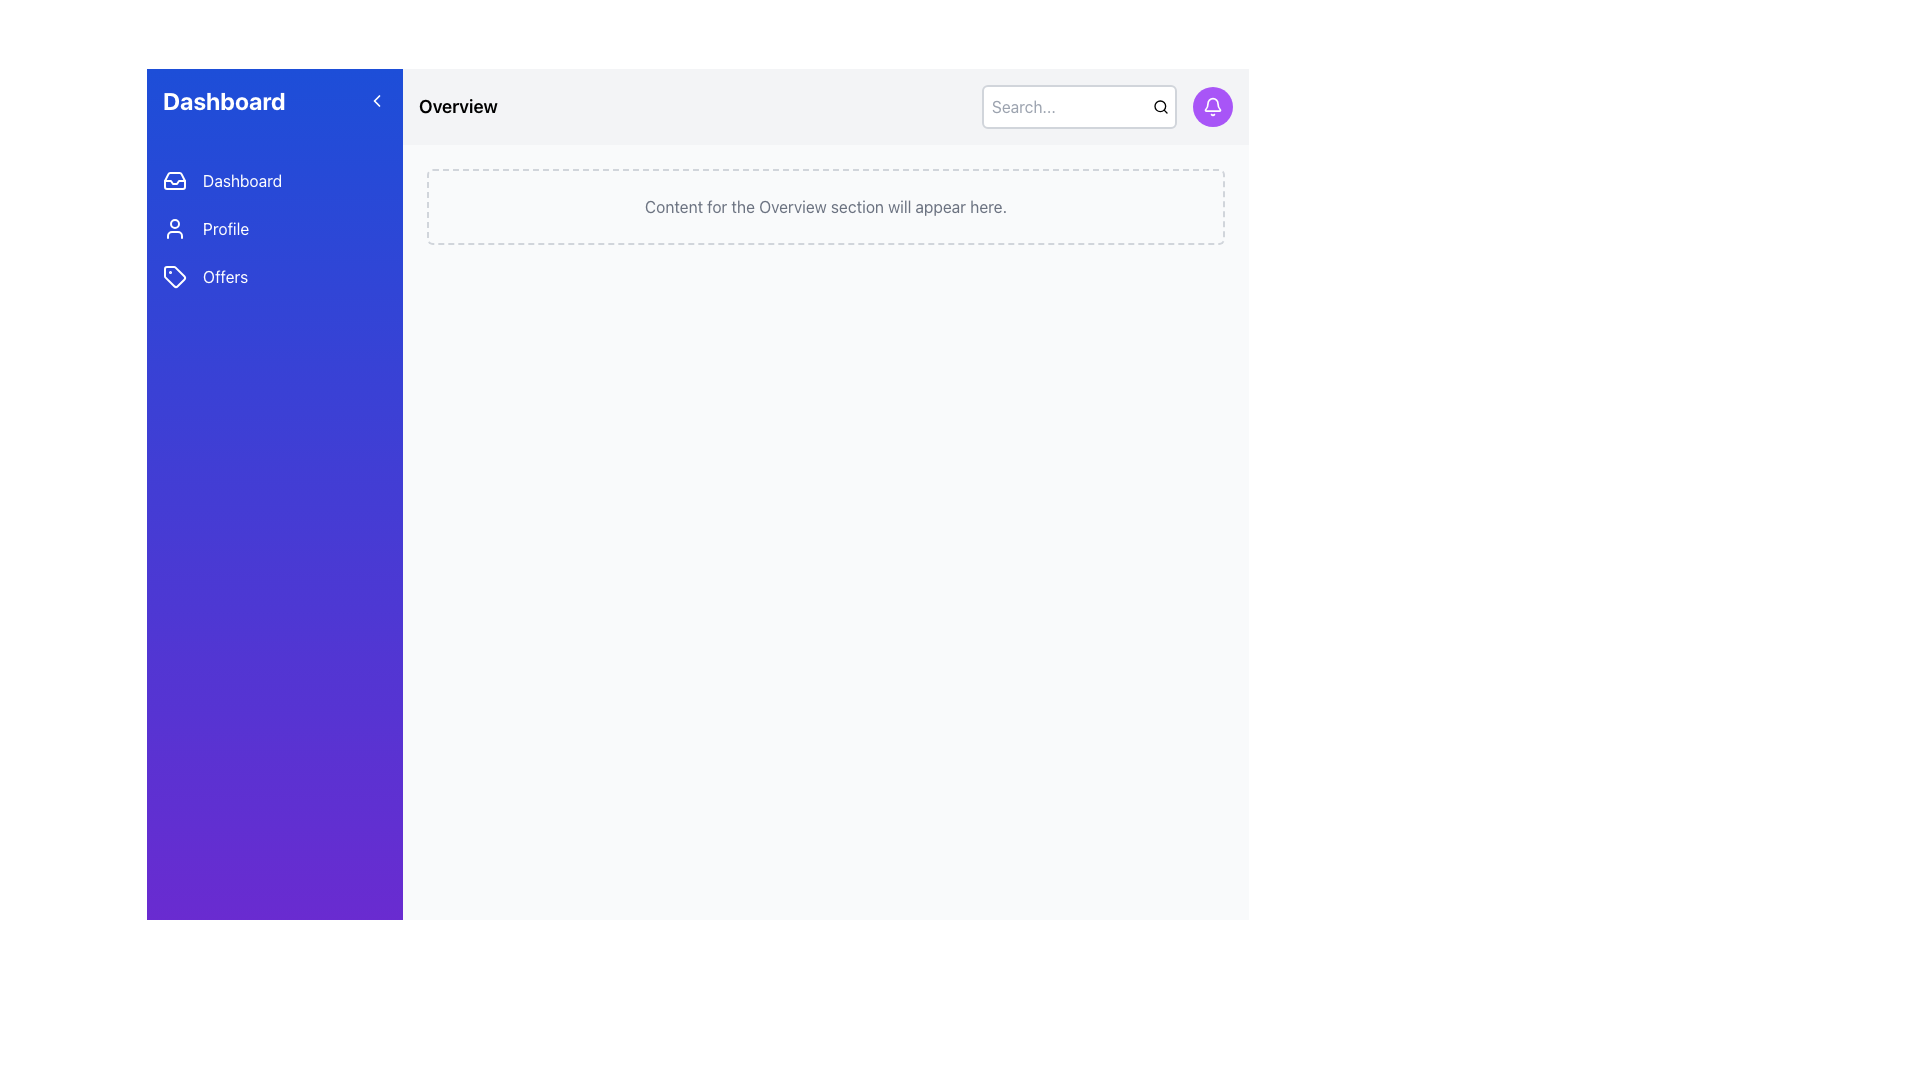 The height and width of the screenshot is (1080, 1920). What do you see at coordinates (226, 227) in the screenshot?
I see `the 'Profile' text link in the left-side navigation menu` at bounding box center [226, 227].